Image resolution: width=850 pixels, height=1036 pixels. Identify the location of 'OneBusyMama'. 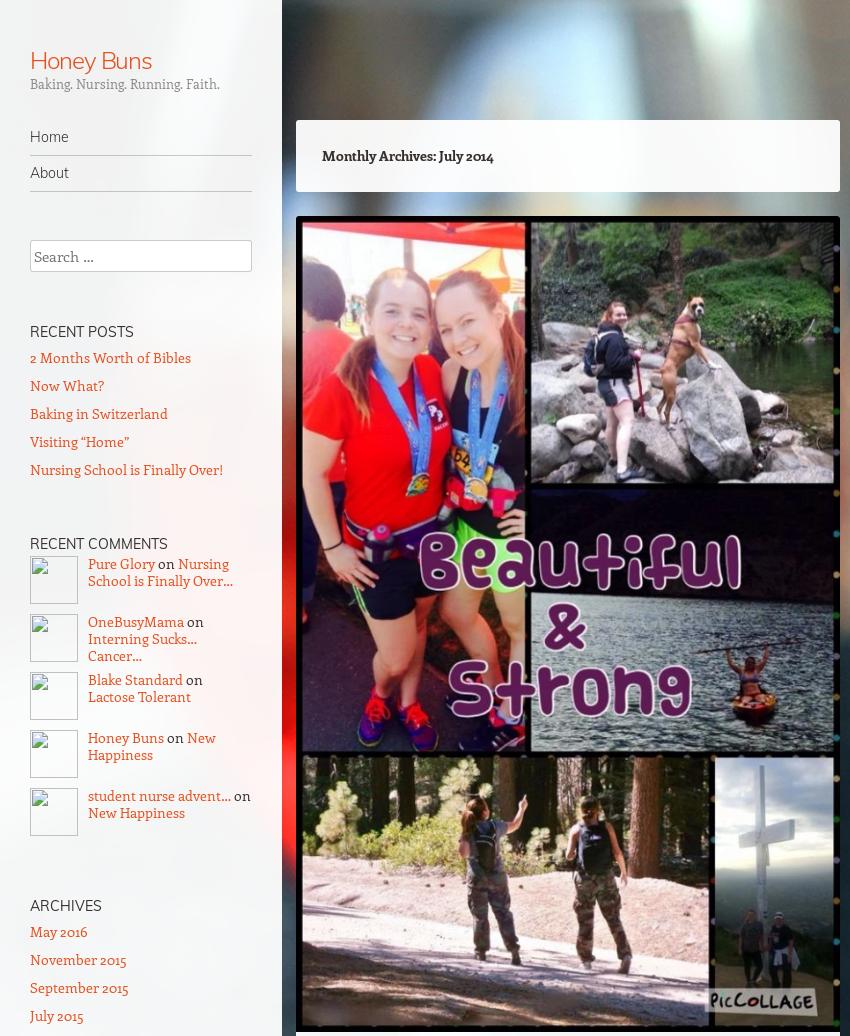
(136, 621).